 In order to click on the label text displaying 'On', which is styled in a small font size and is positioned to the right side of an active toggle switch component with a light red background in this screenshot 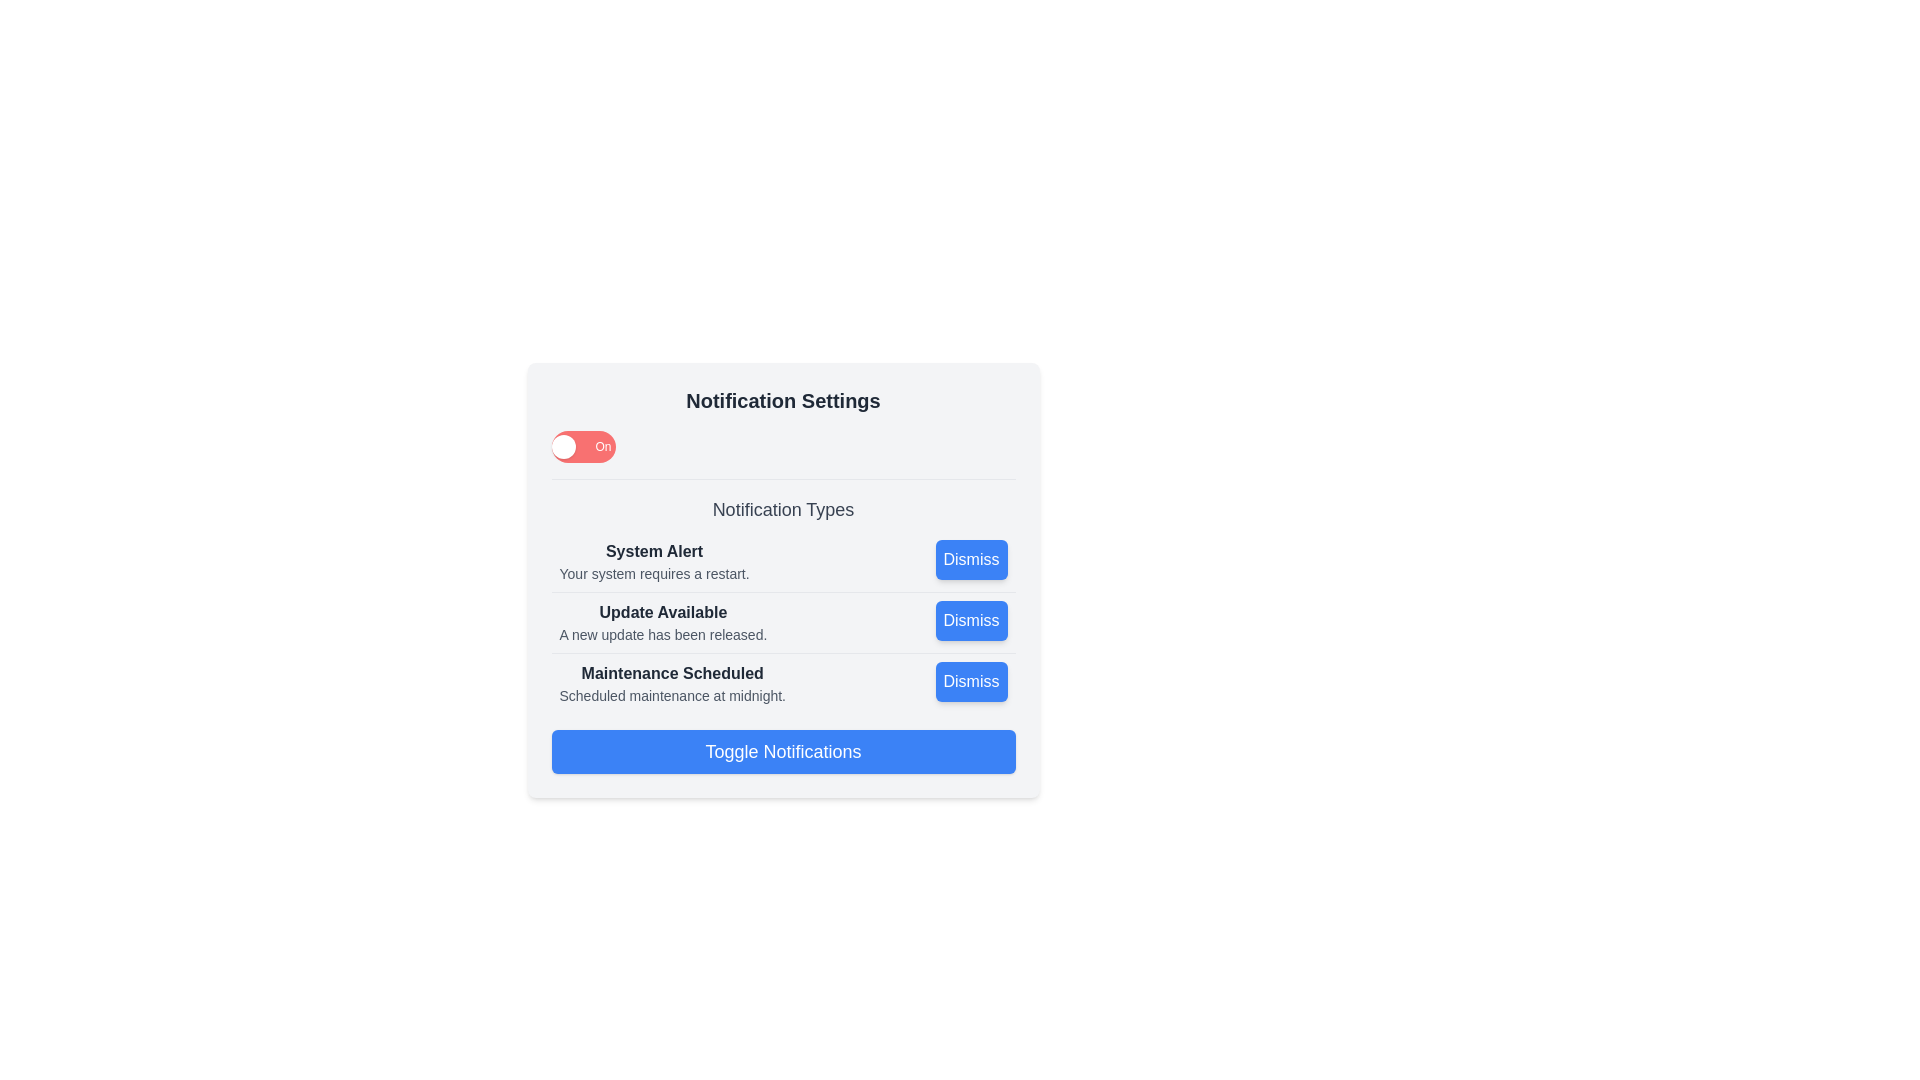, I will do `click(602, 446)`.